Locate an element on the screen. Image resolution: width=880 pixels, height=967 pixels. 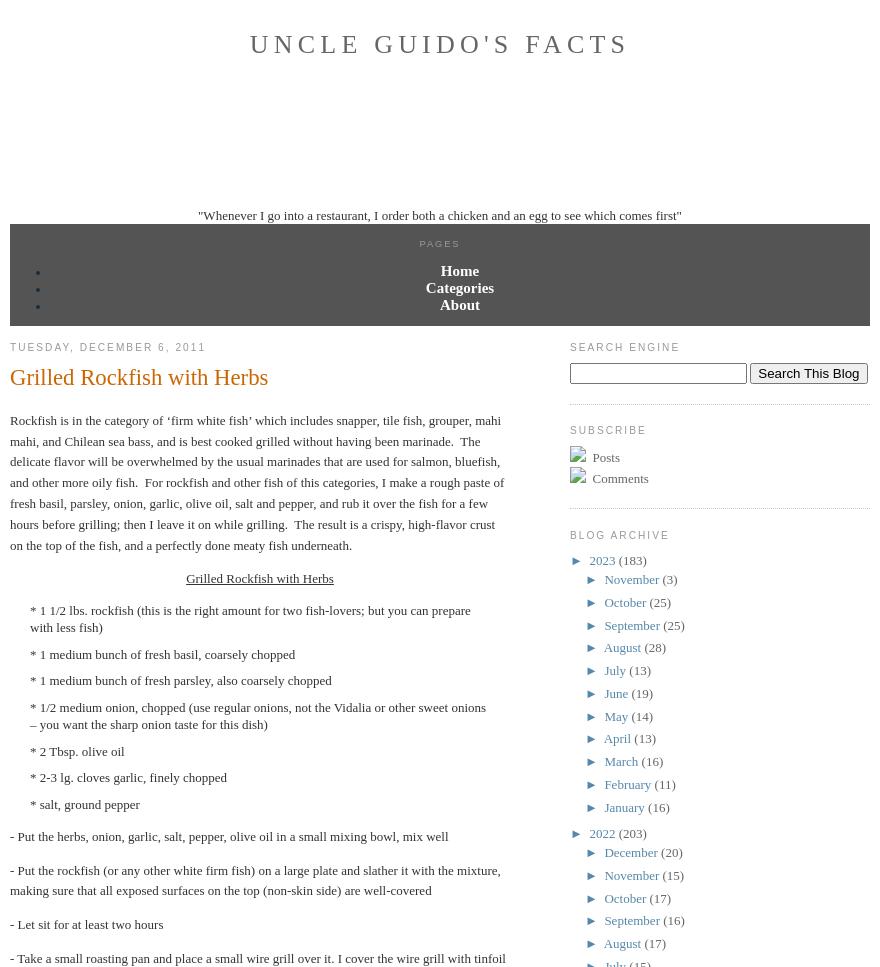
'(11)' is located at coordinates (663, 782).